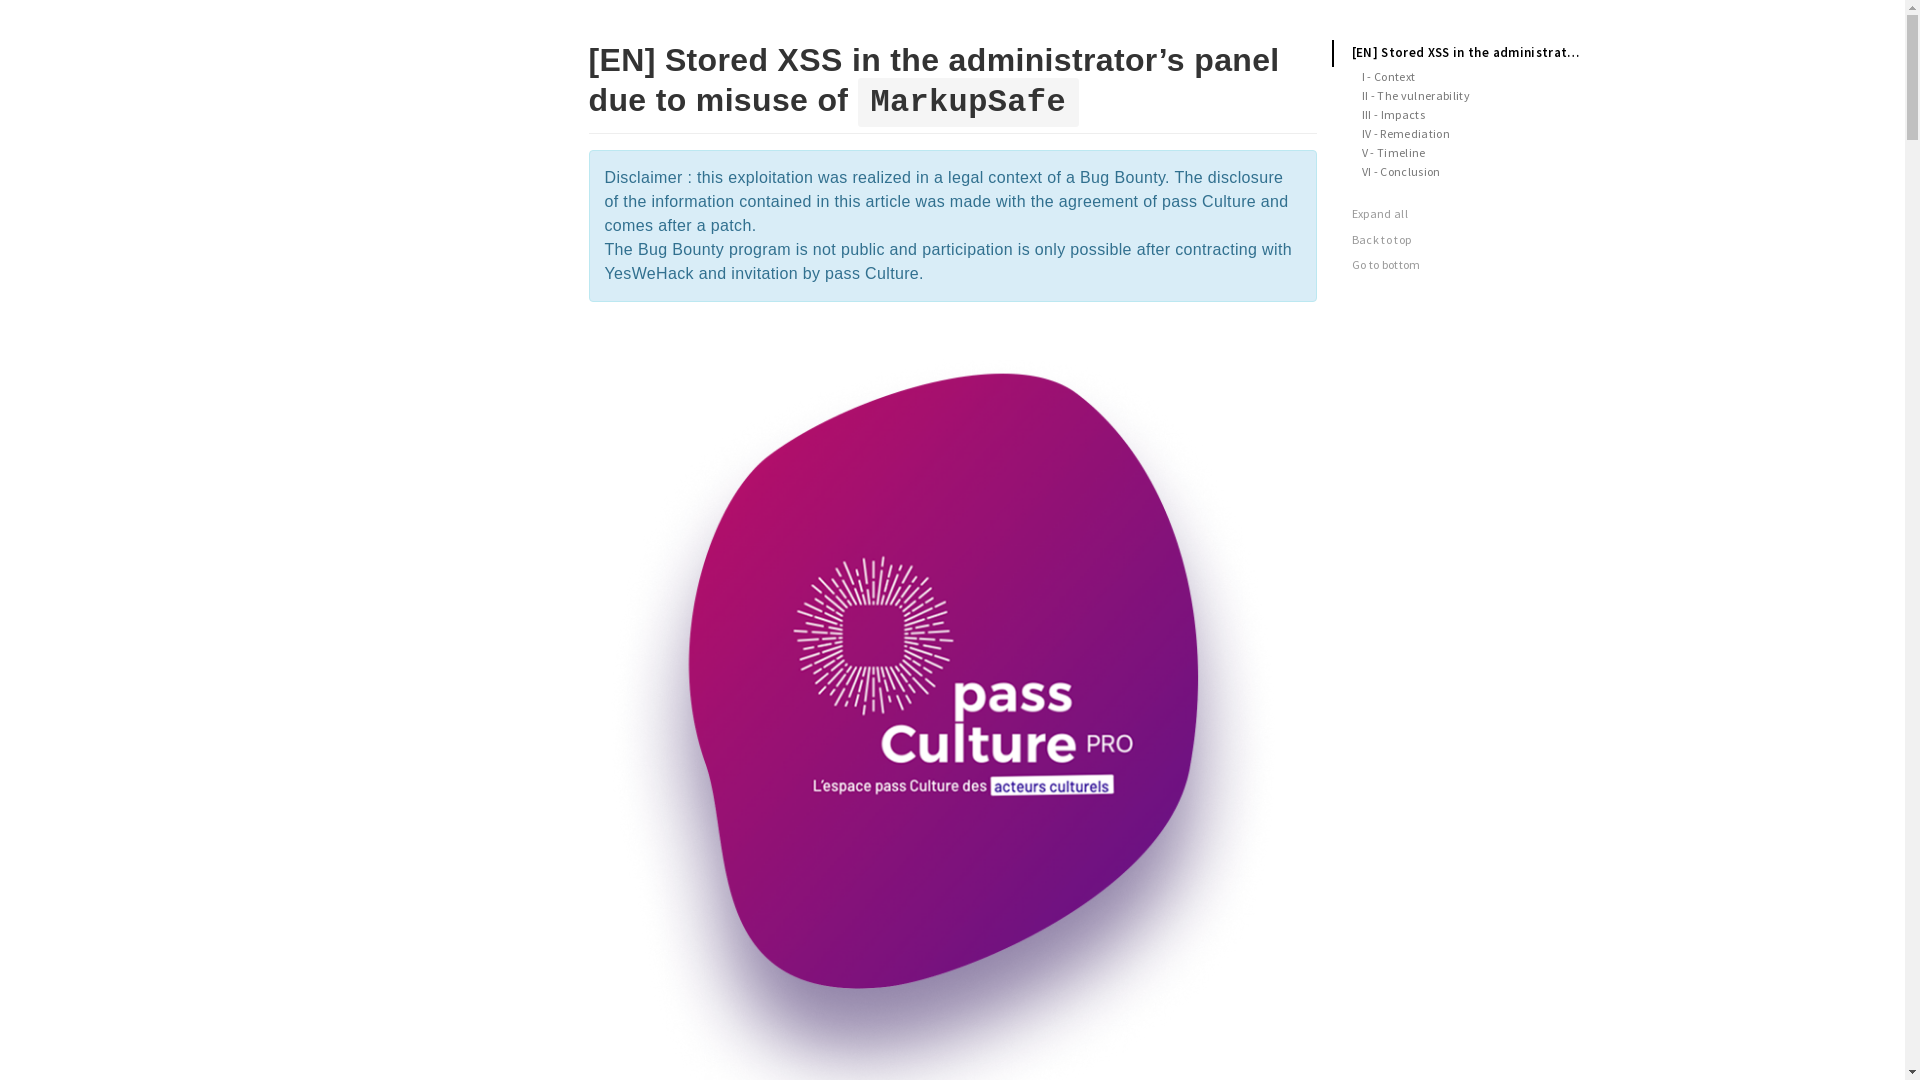 The height and width of the screenshot is (1080, 1920). I want to click on 'Back to top', so click(1470, 238).